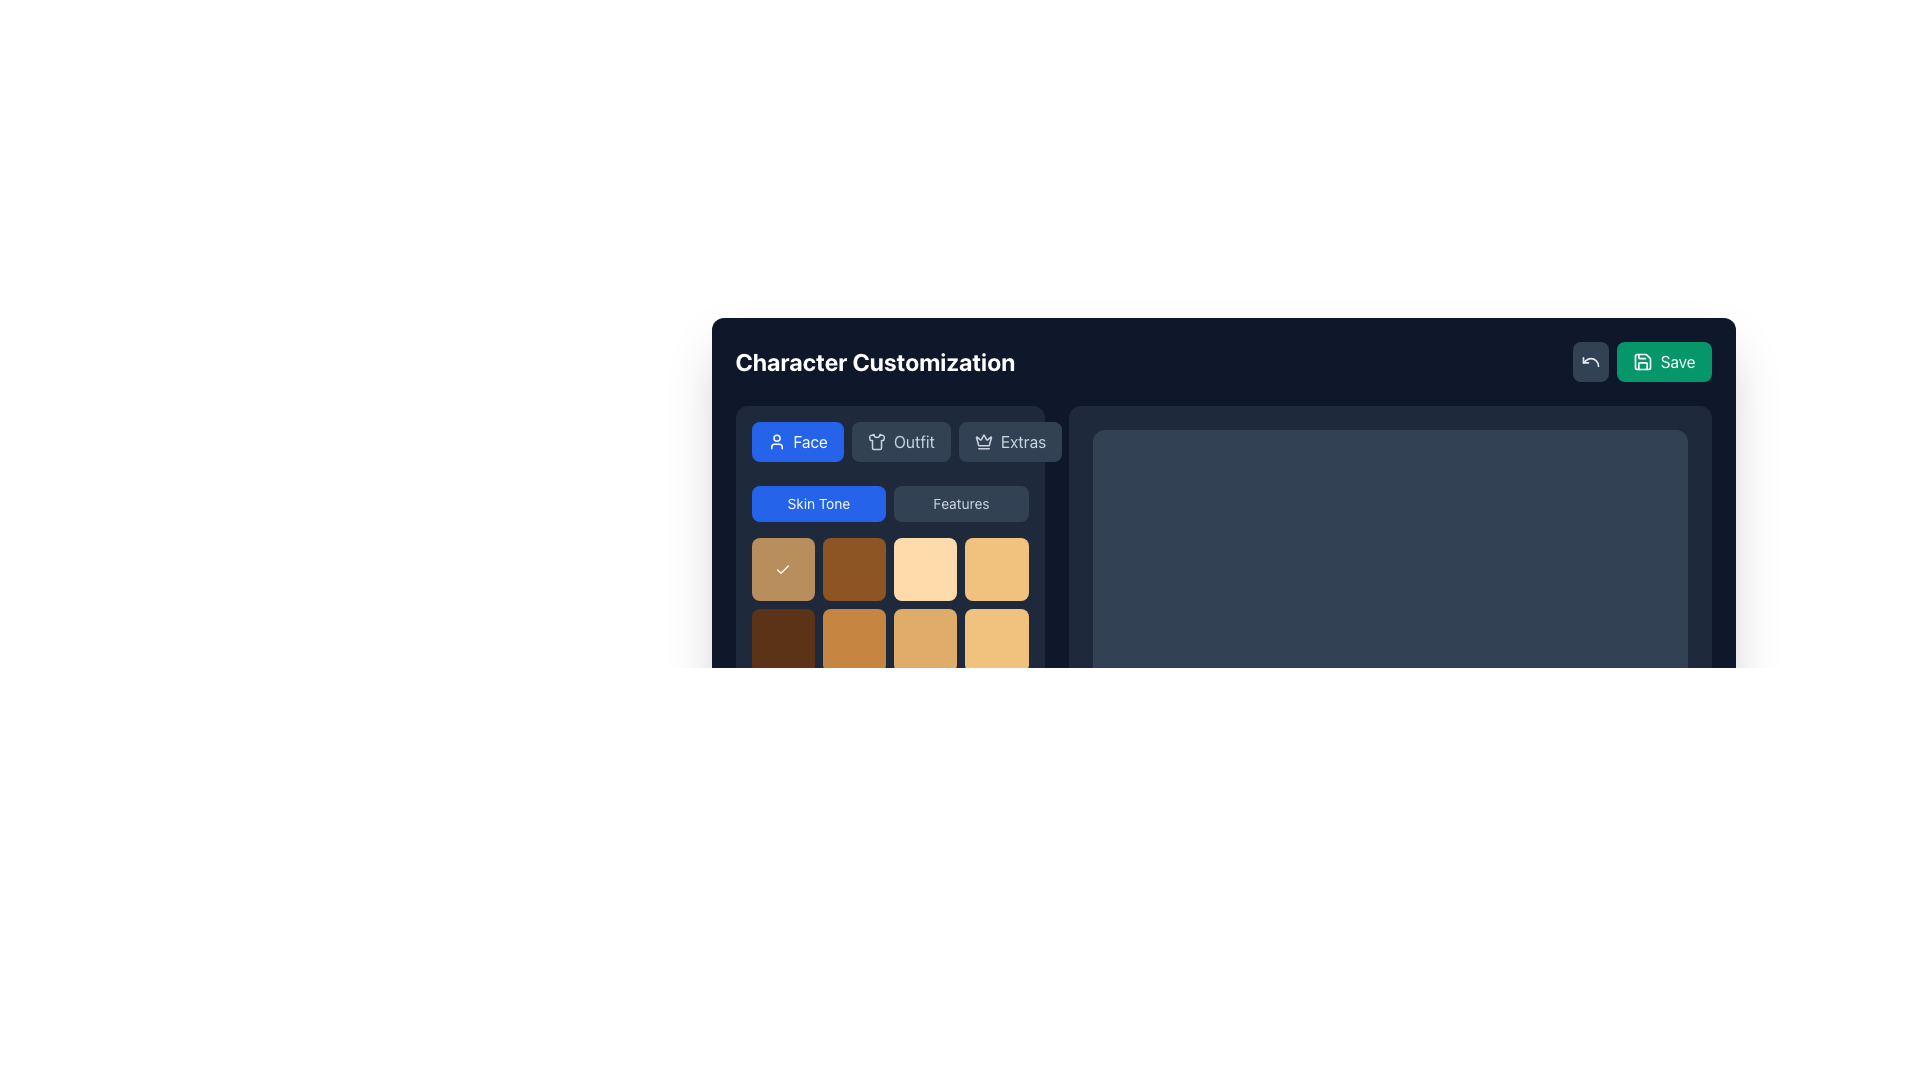 This screenshot has width=1920, height=1080. Describe the element at coordinates (796, 441) in the screenshot. I see `the blue rounded rectangle button labeled 'Face' with a user silhouette icon` at that location.